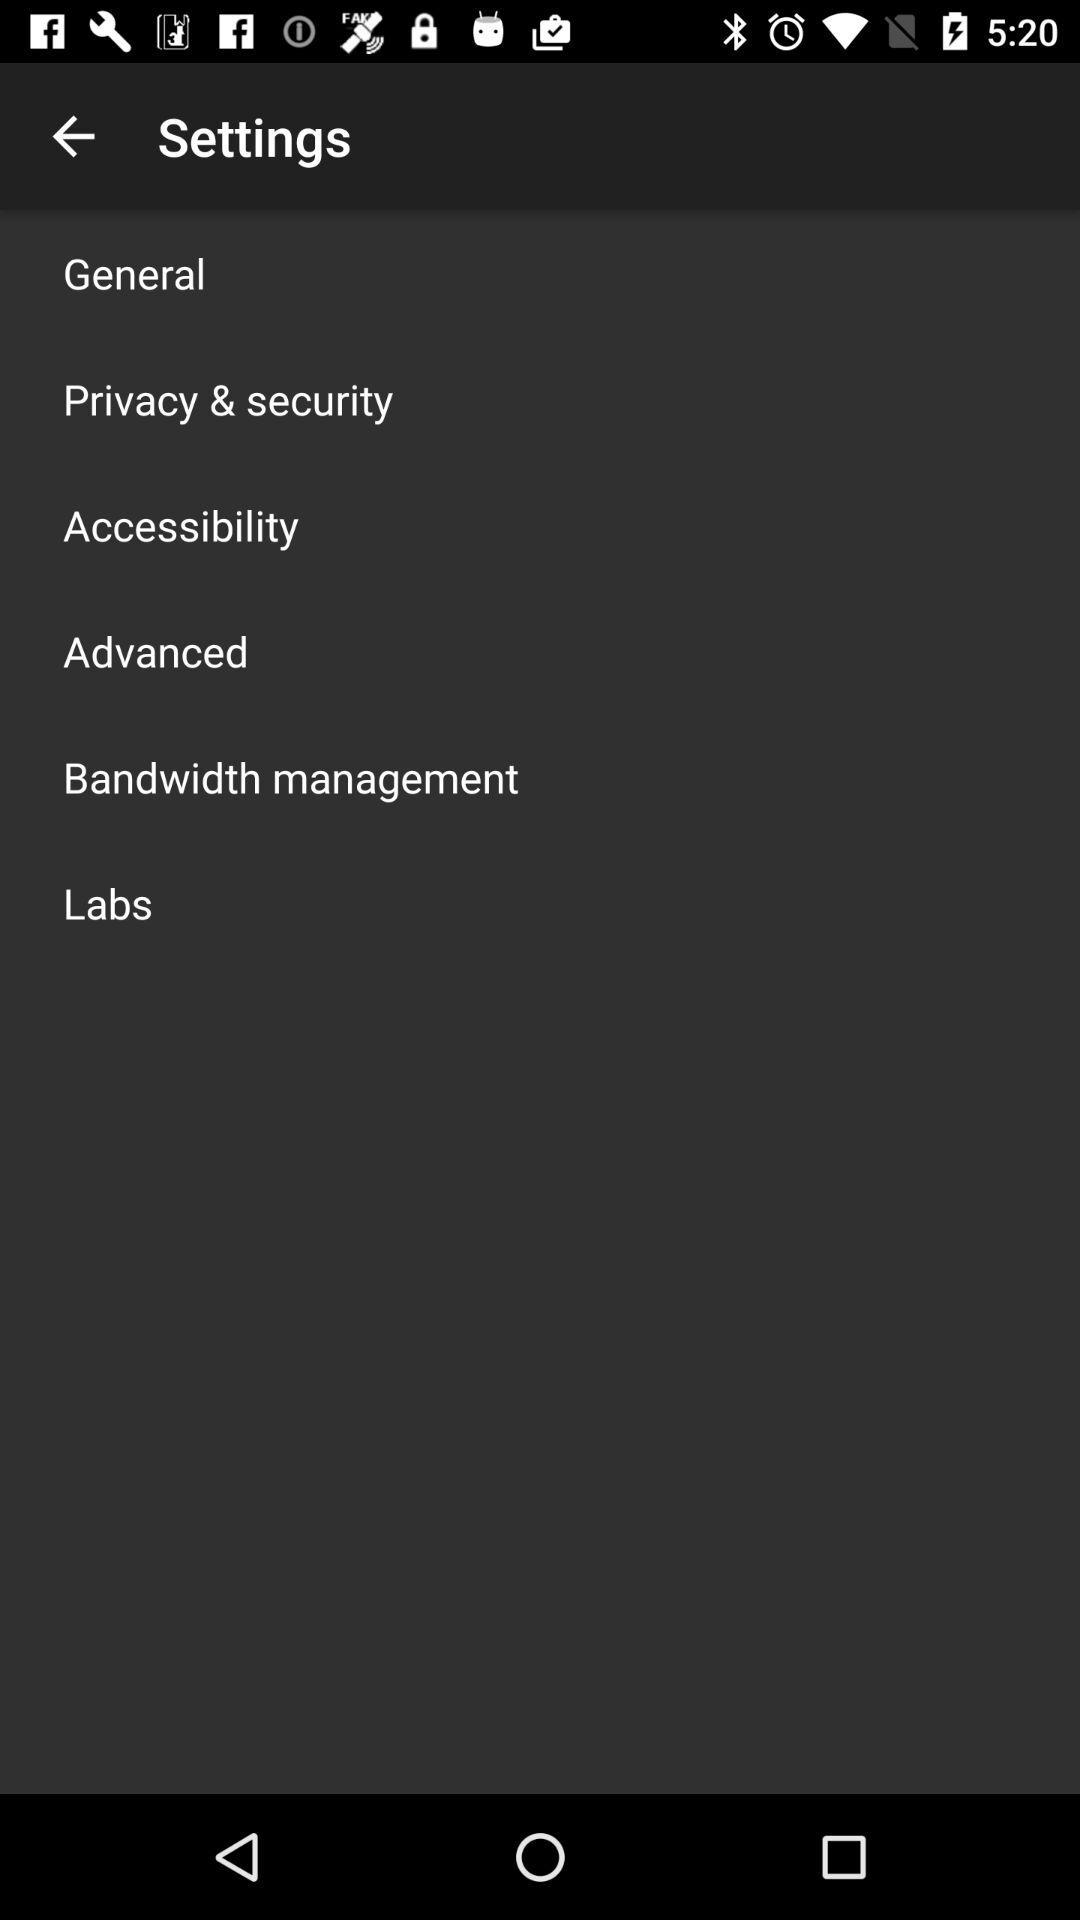  I want to click on accessibility app, so click(181, 524).